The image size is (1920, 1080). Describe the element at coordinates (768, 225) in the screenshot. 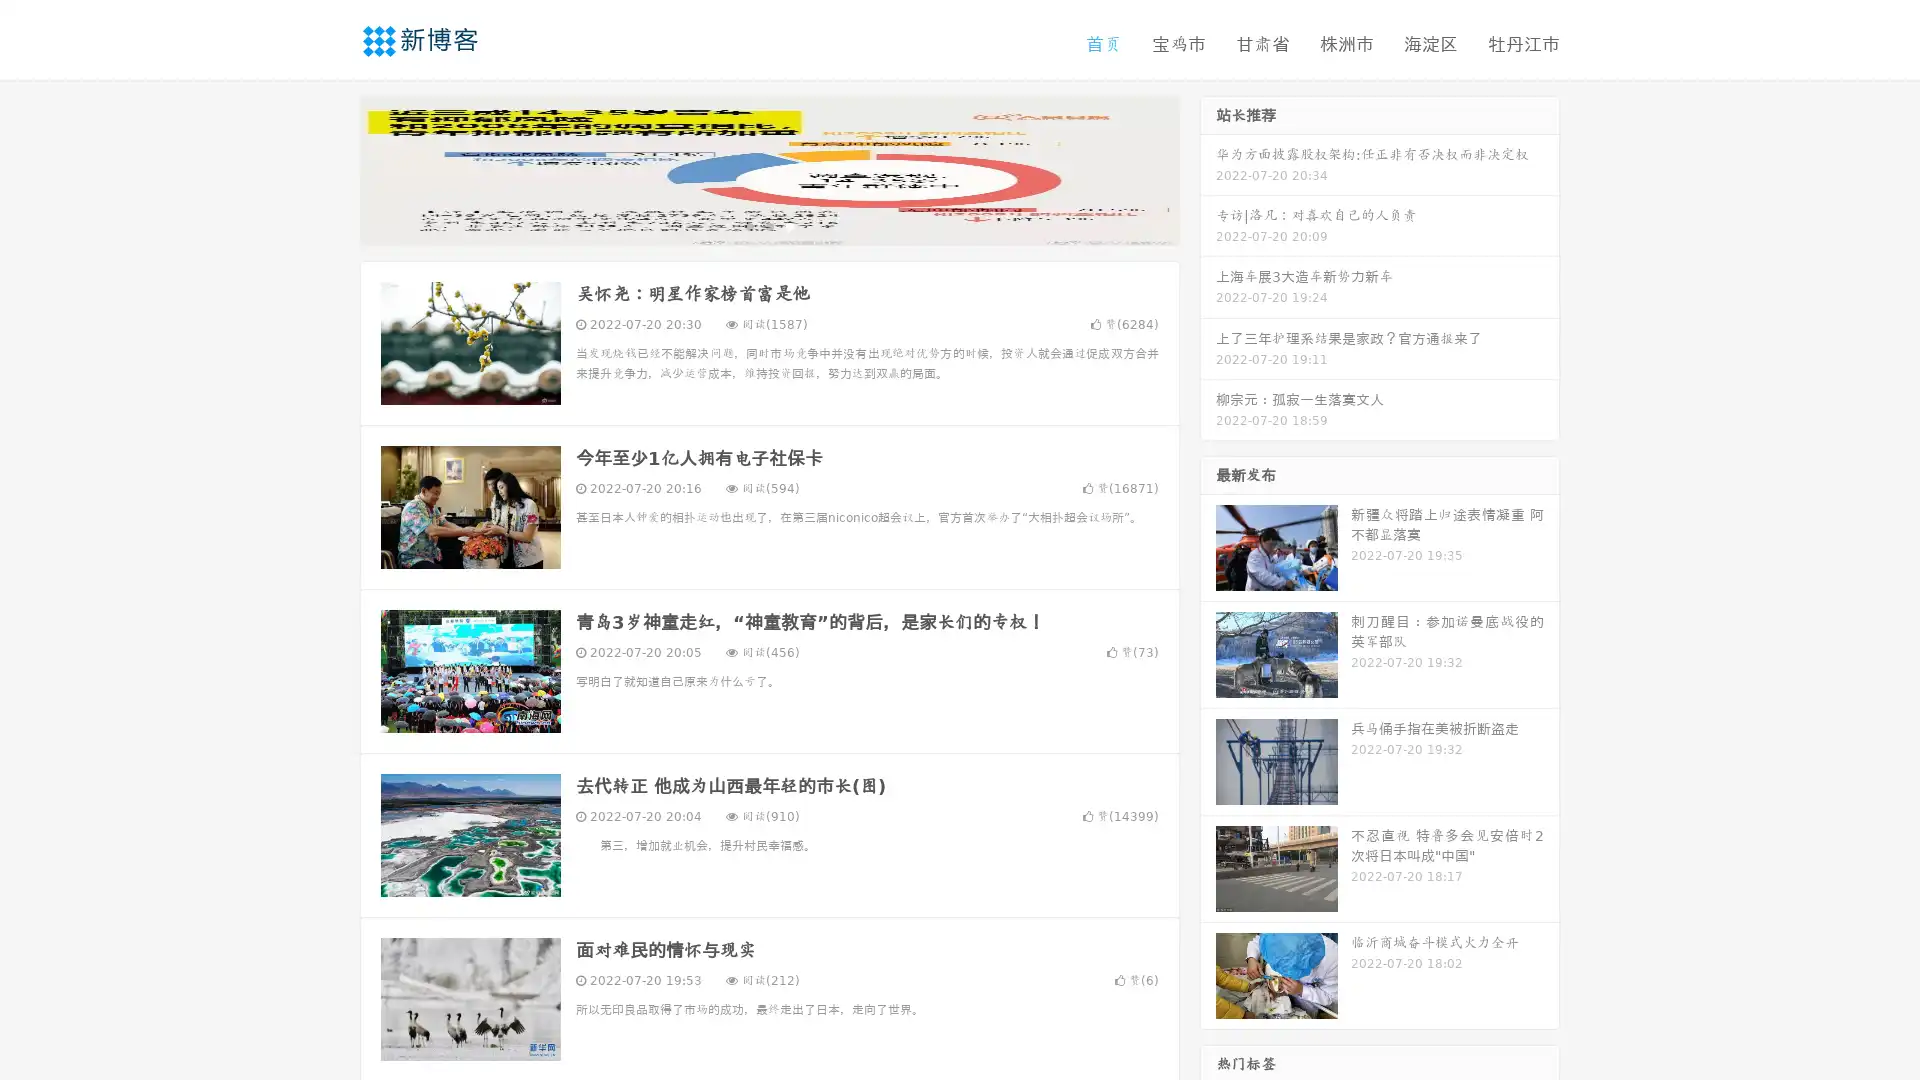

I see `Go to slide 2` at that location.